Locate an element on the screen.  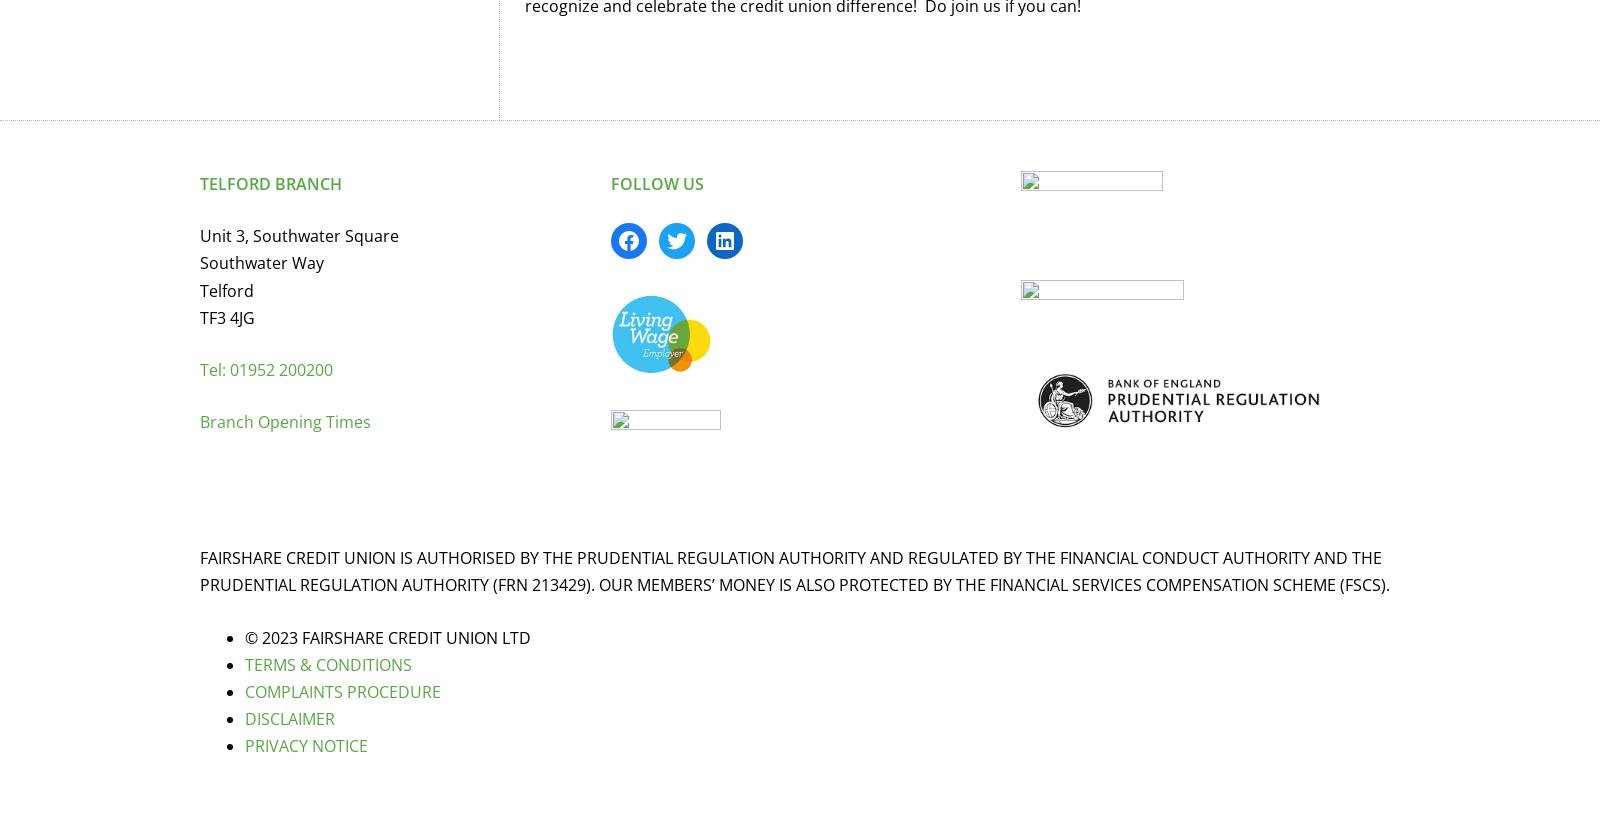
'Tel: 01952 200200' is located at coordinates (266, 367).